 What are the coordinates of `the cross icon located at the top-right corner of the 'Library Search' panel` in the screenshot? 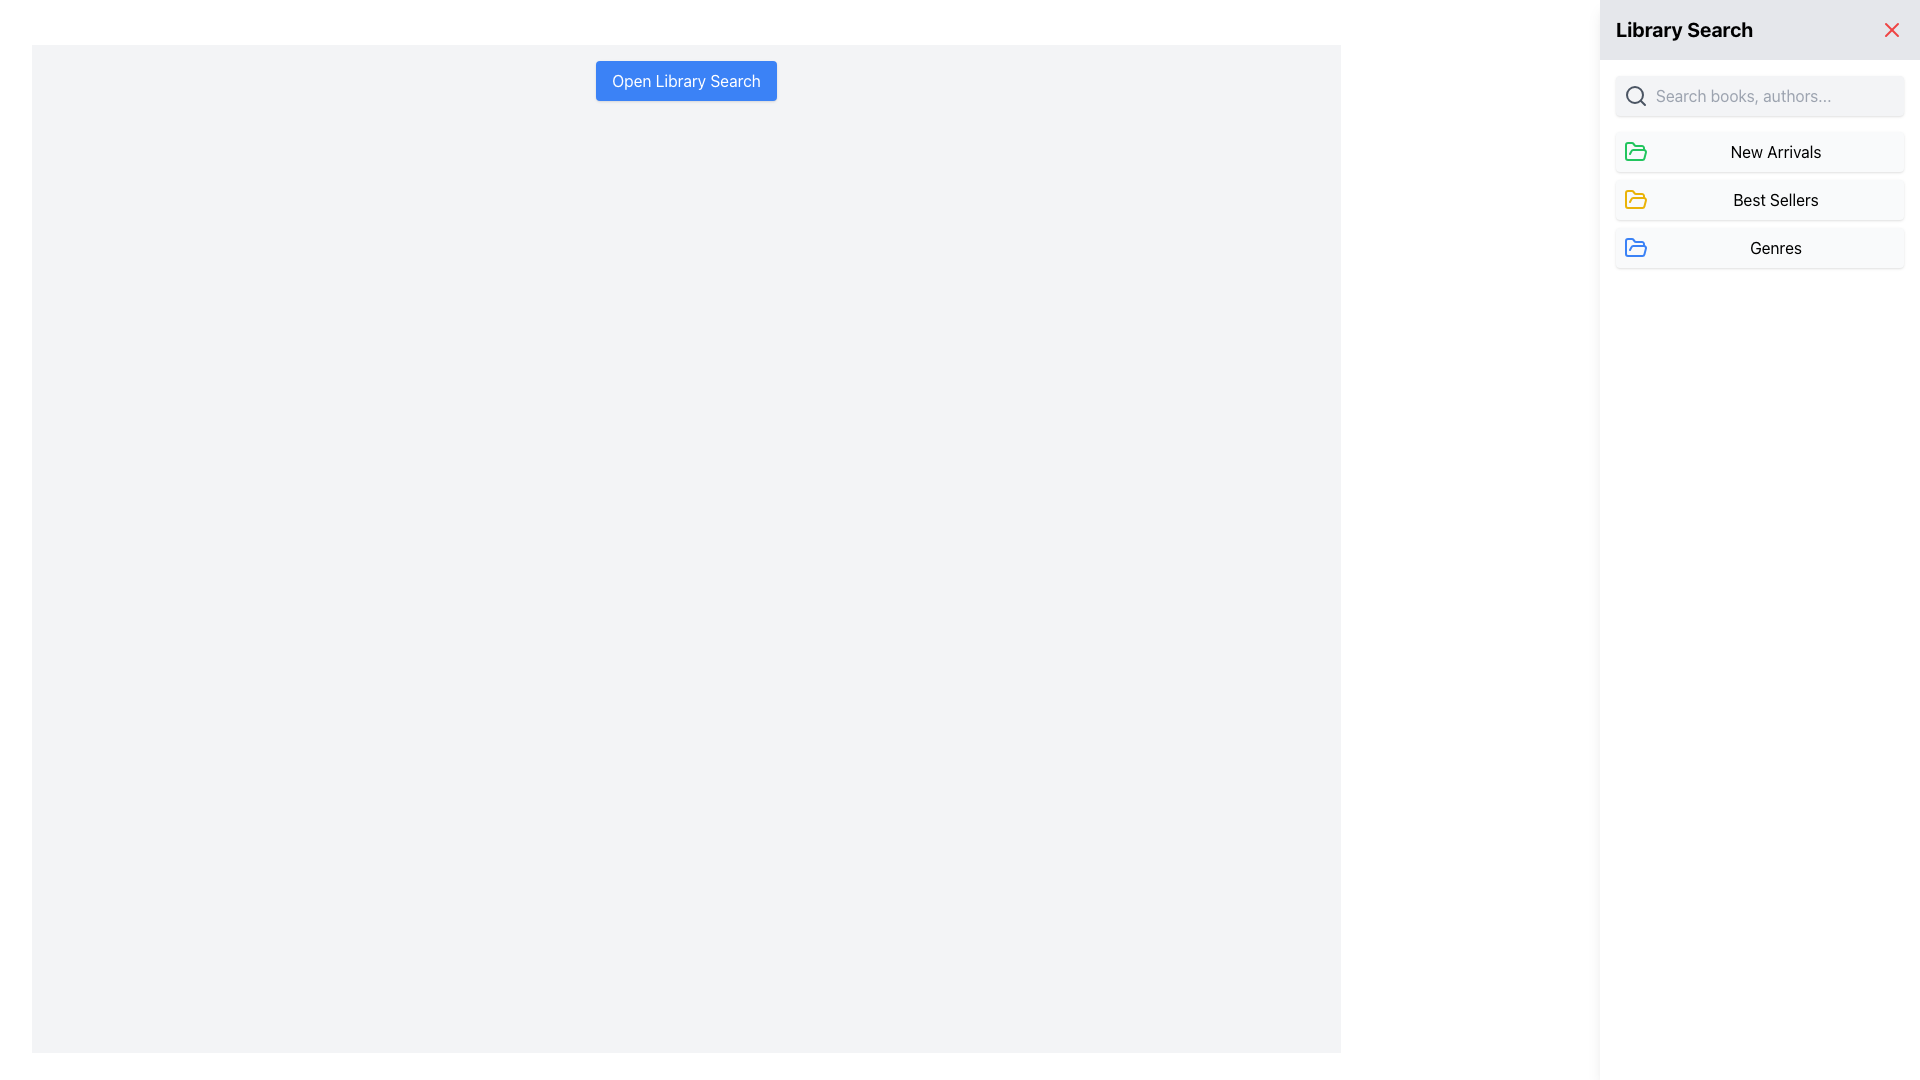 It's located at (1890, 30).